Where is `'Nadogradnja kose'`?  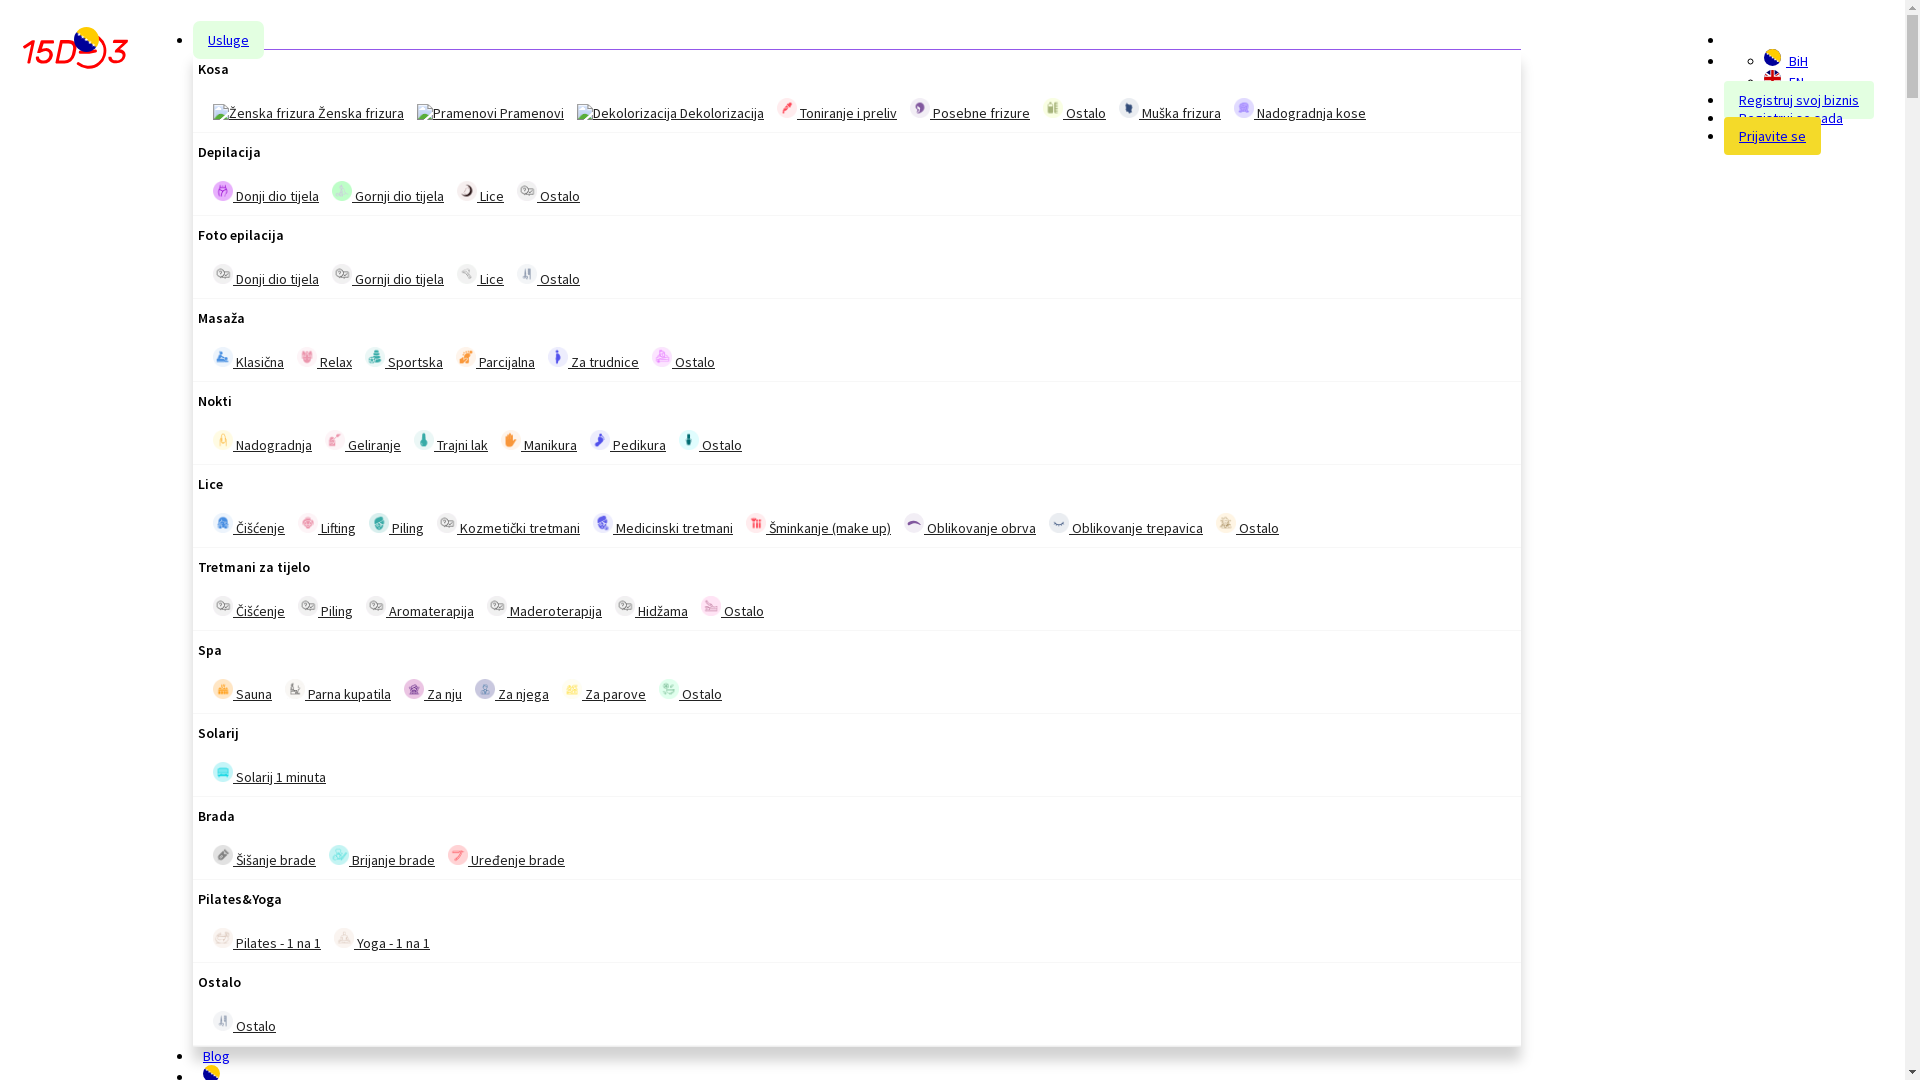
'Nadogradnja kose' is located at coordinates (1242, 108).